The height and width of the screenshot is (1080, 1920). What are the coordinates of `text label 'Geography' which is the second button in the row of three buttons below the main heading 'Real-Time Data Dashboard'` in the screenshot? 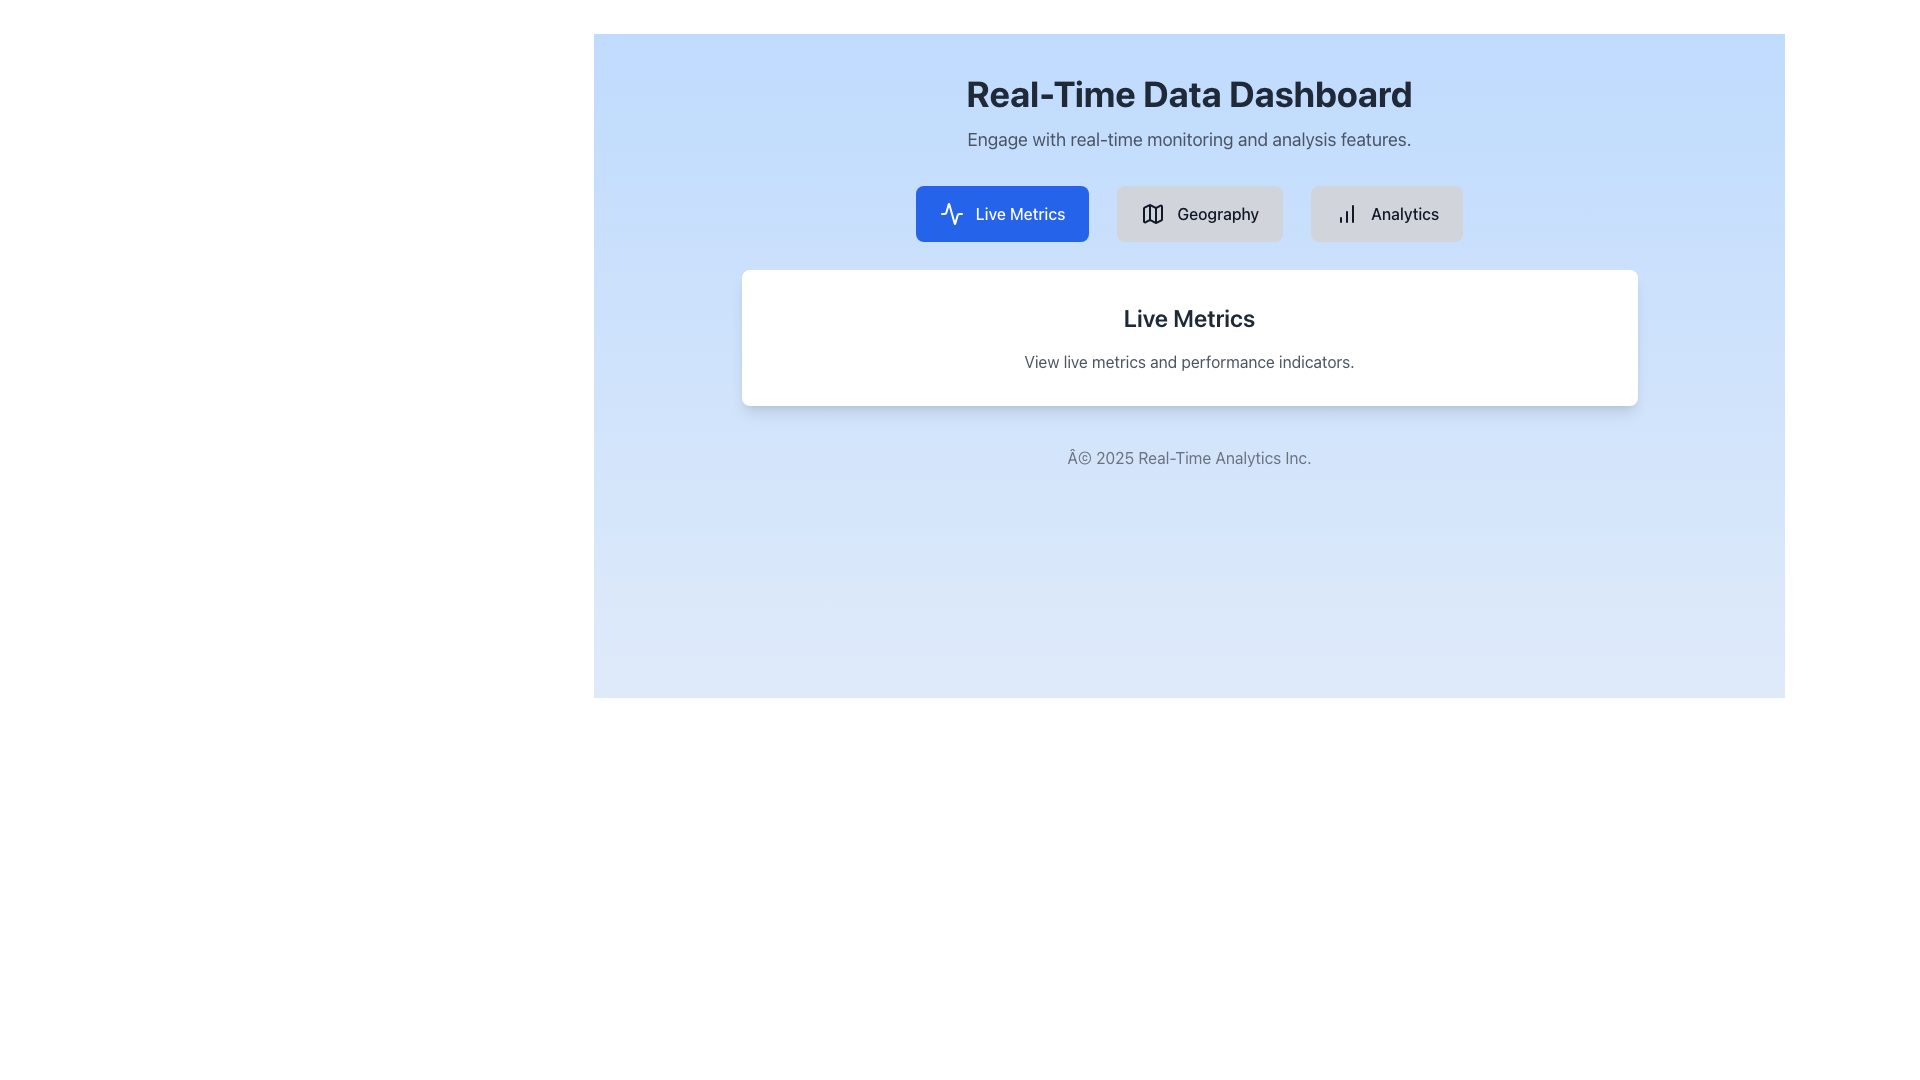 It's located at (1217, 213).